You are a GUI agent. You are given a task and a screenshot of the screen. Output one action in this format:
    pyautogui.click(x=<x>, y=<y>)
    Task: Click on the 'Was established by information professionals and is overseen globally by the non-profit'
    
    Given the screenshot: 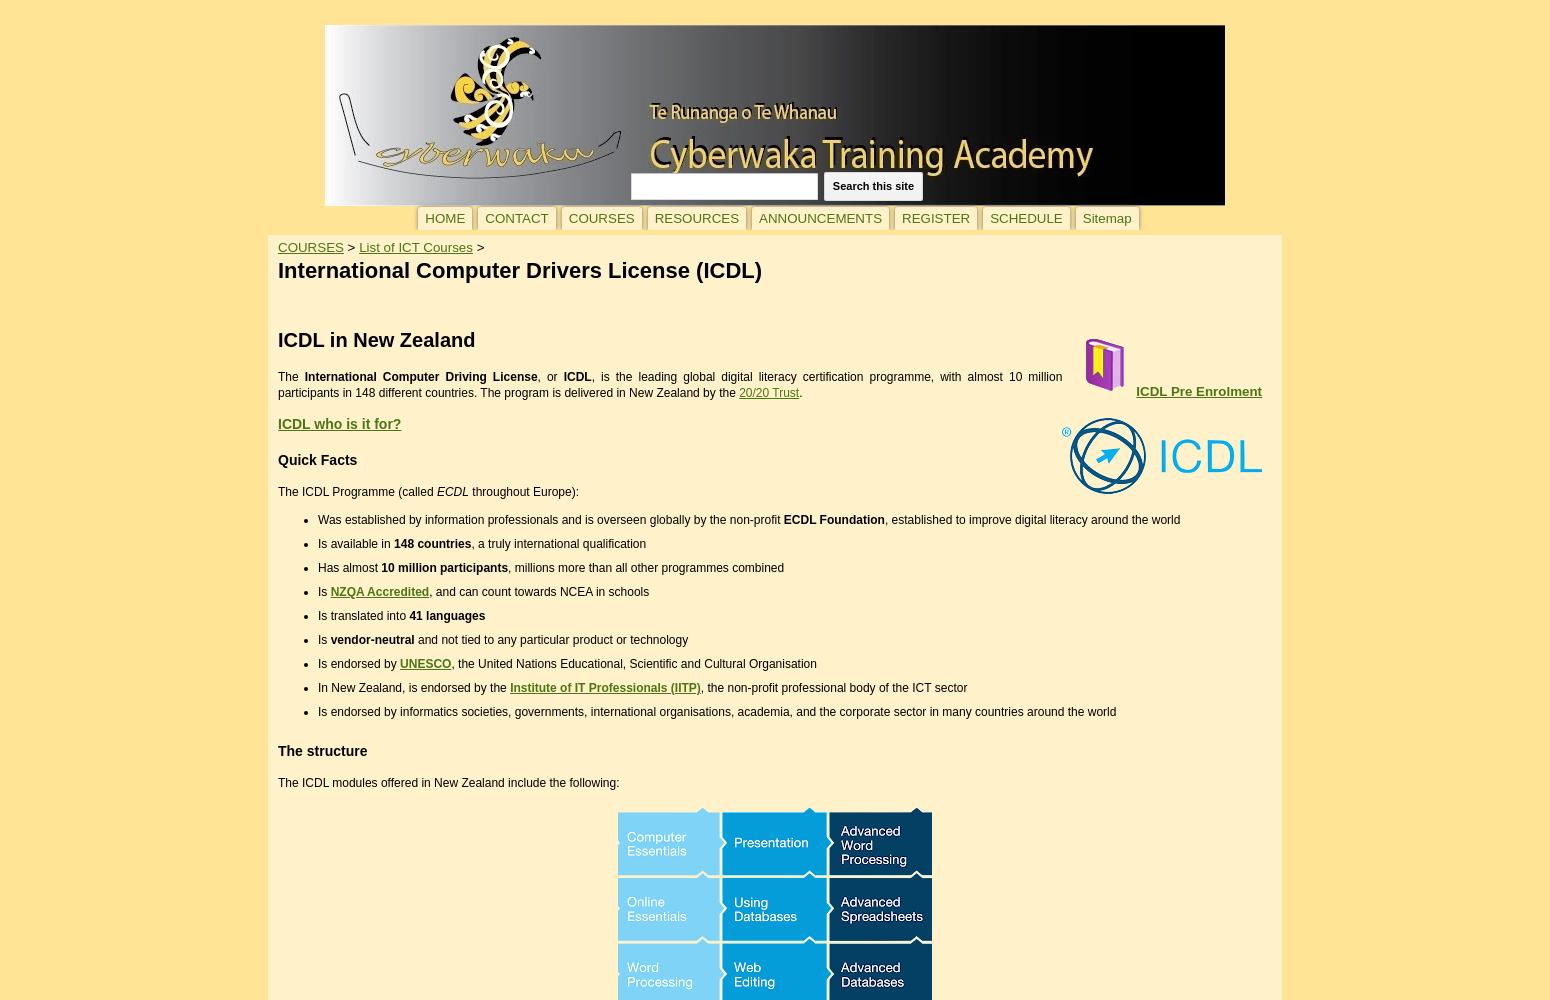 What is the action you would take?
    pyautogui.click(x=550, y=519)
    